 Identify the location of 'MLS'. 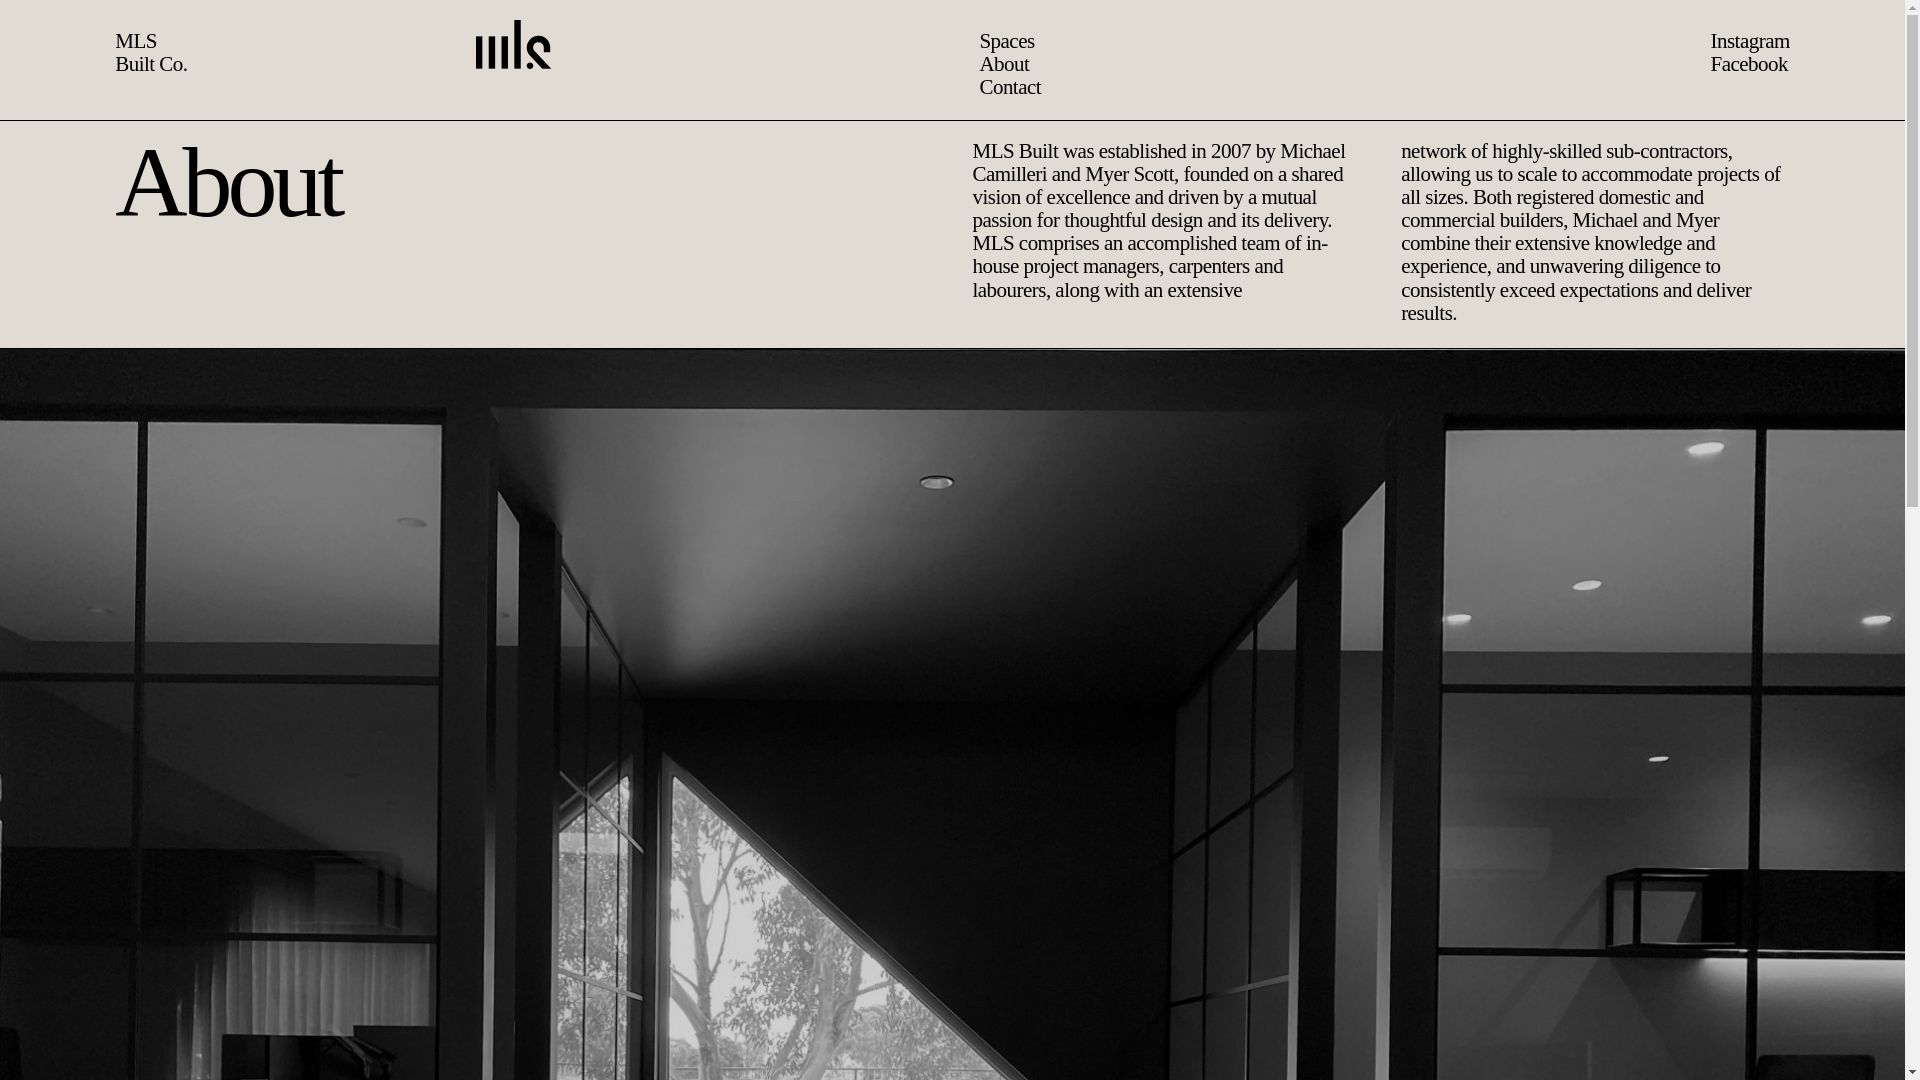
(134, 41).